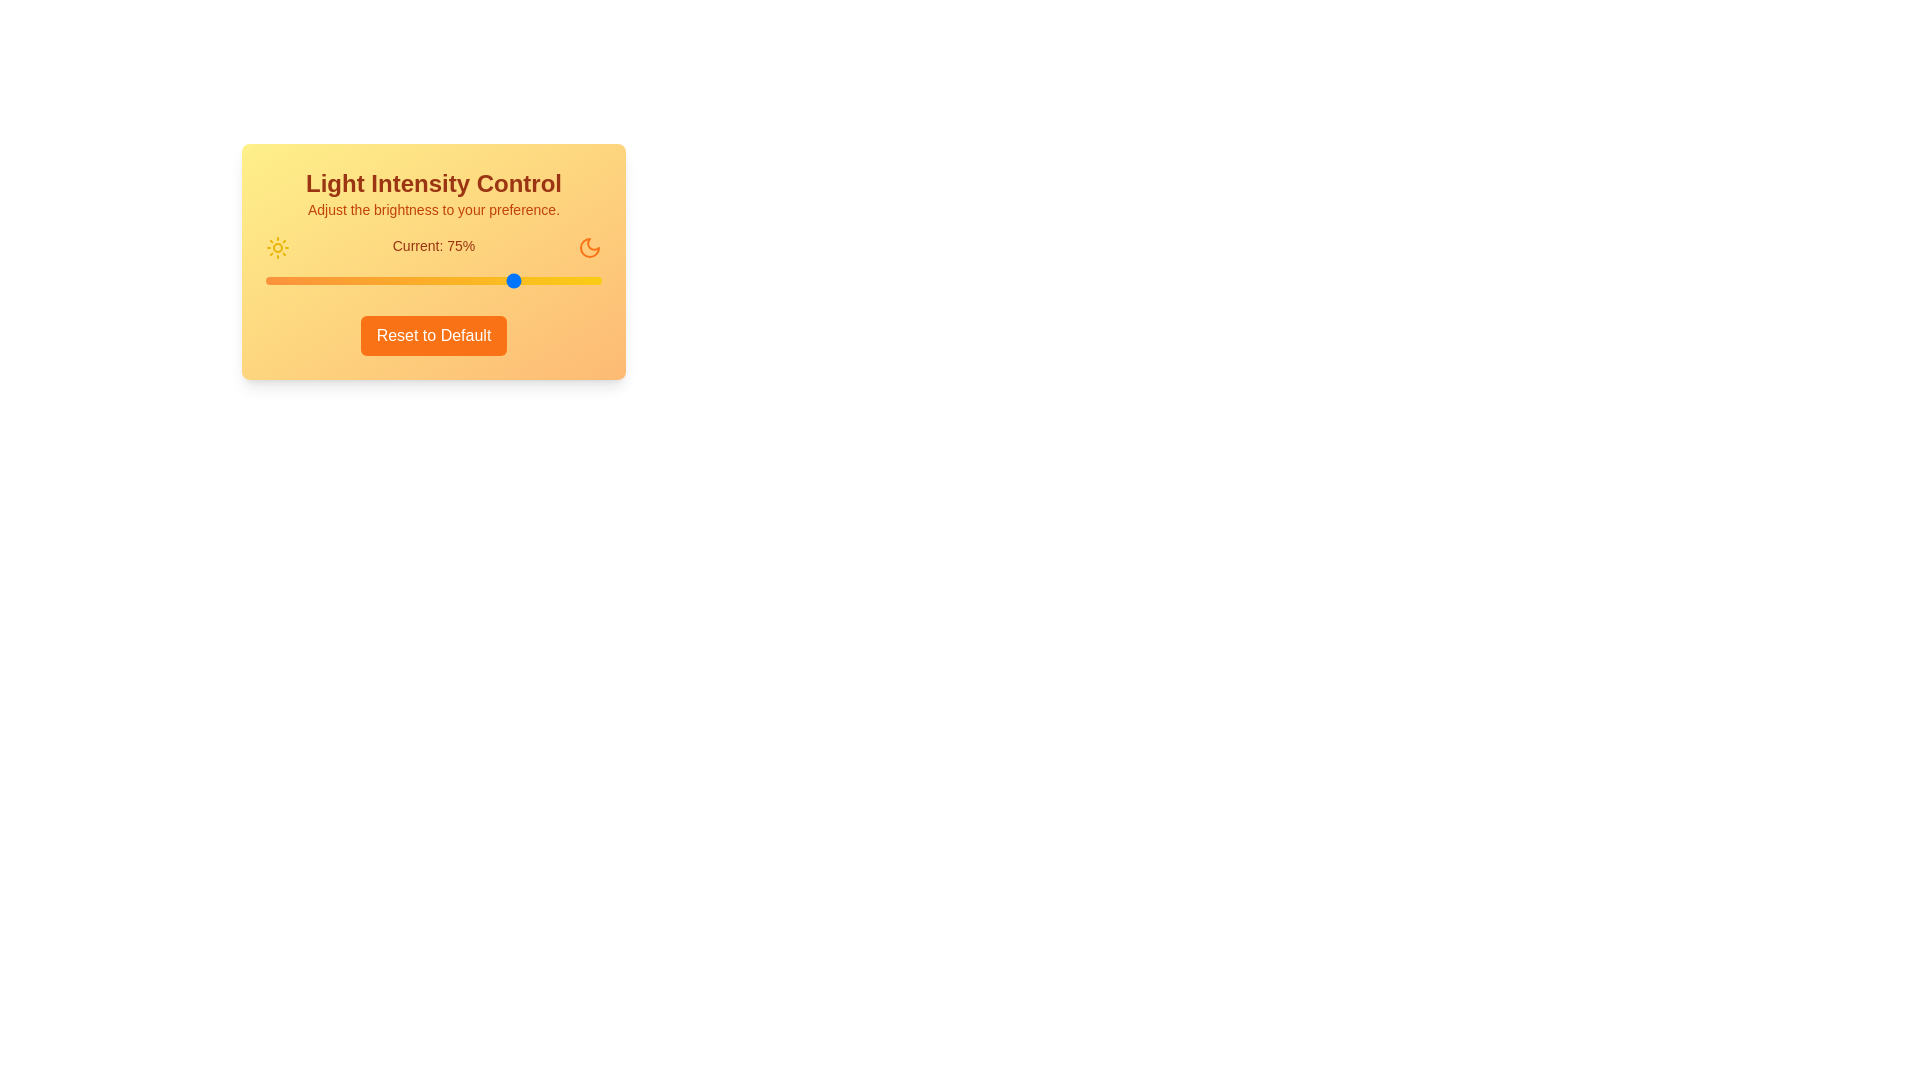  What do you see at coordinates (497, 281) in the screenshot?
I see `the light intensity to 69% by interacting with the slider` at bounding box center [497, 281].